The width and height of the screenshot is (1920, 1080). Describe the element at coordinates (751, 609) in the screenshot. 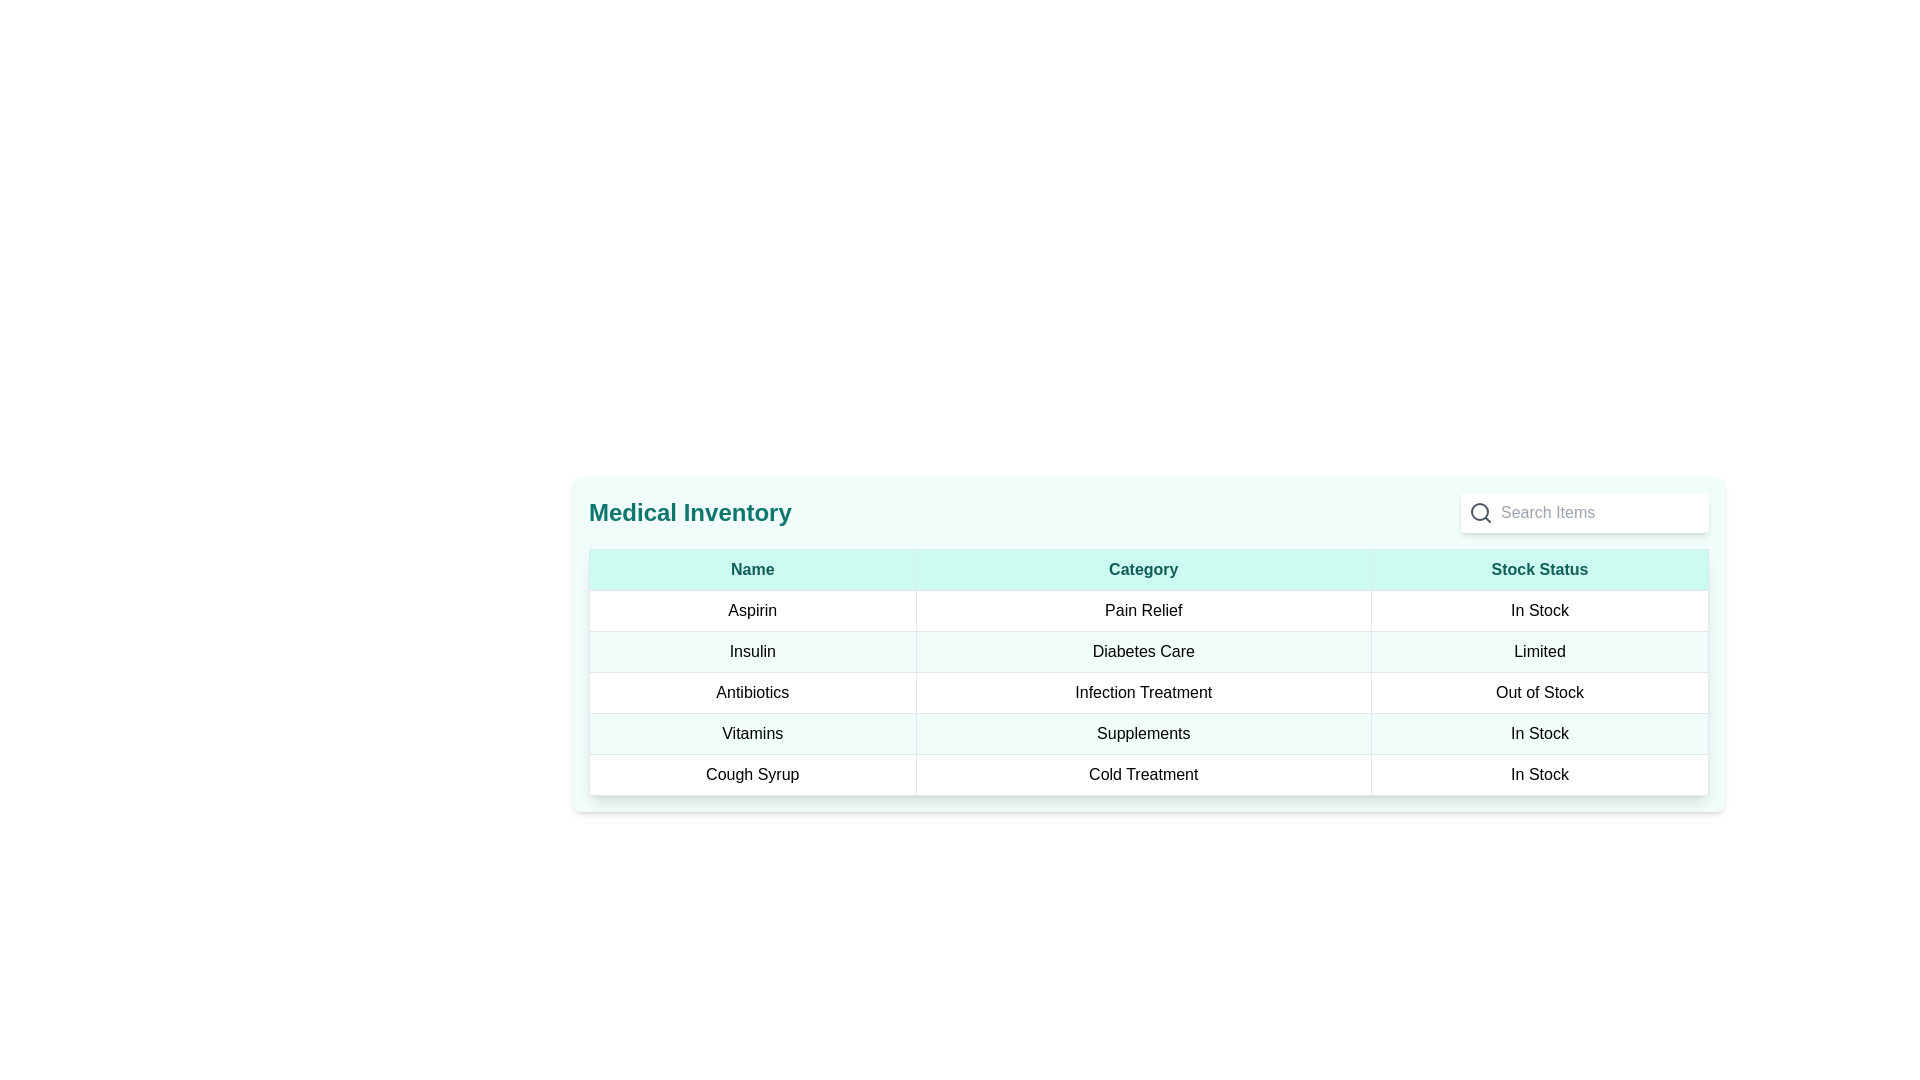

I see `the label identifying the product 'Aspirin' in the medical inventory table, located in the first column under the 'Name' header` at that location.